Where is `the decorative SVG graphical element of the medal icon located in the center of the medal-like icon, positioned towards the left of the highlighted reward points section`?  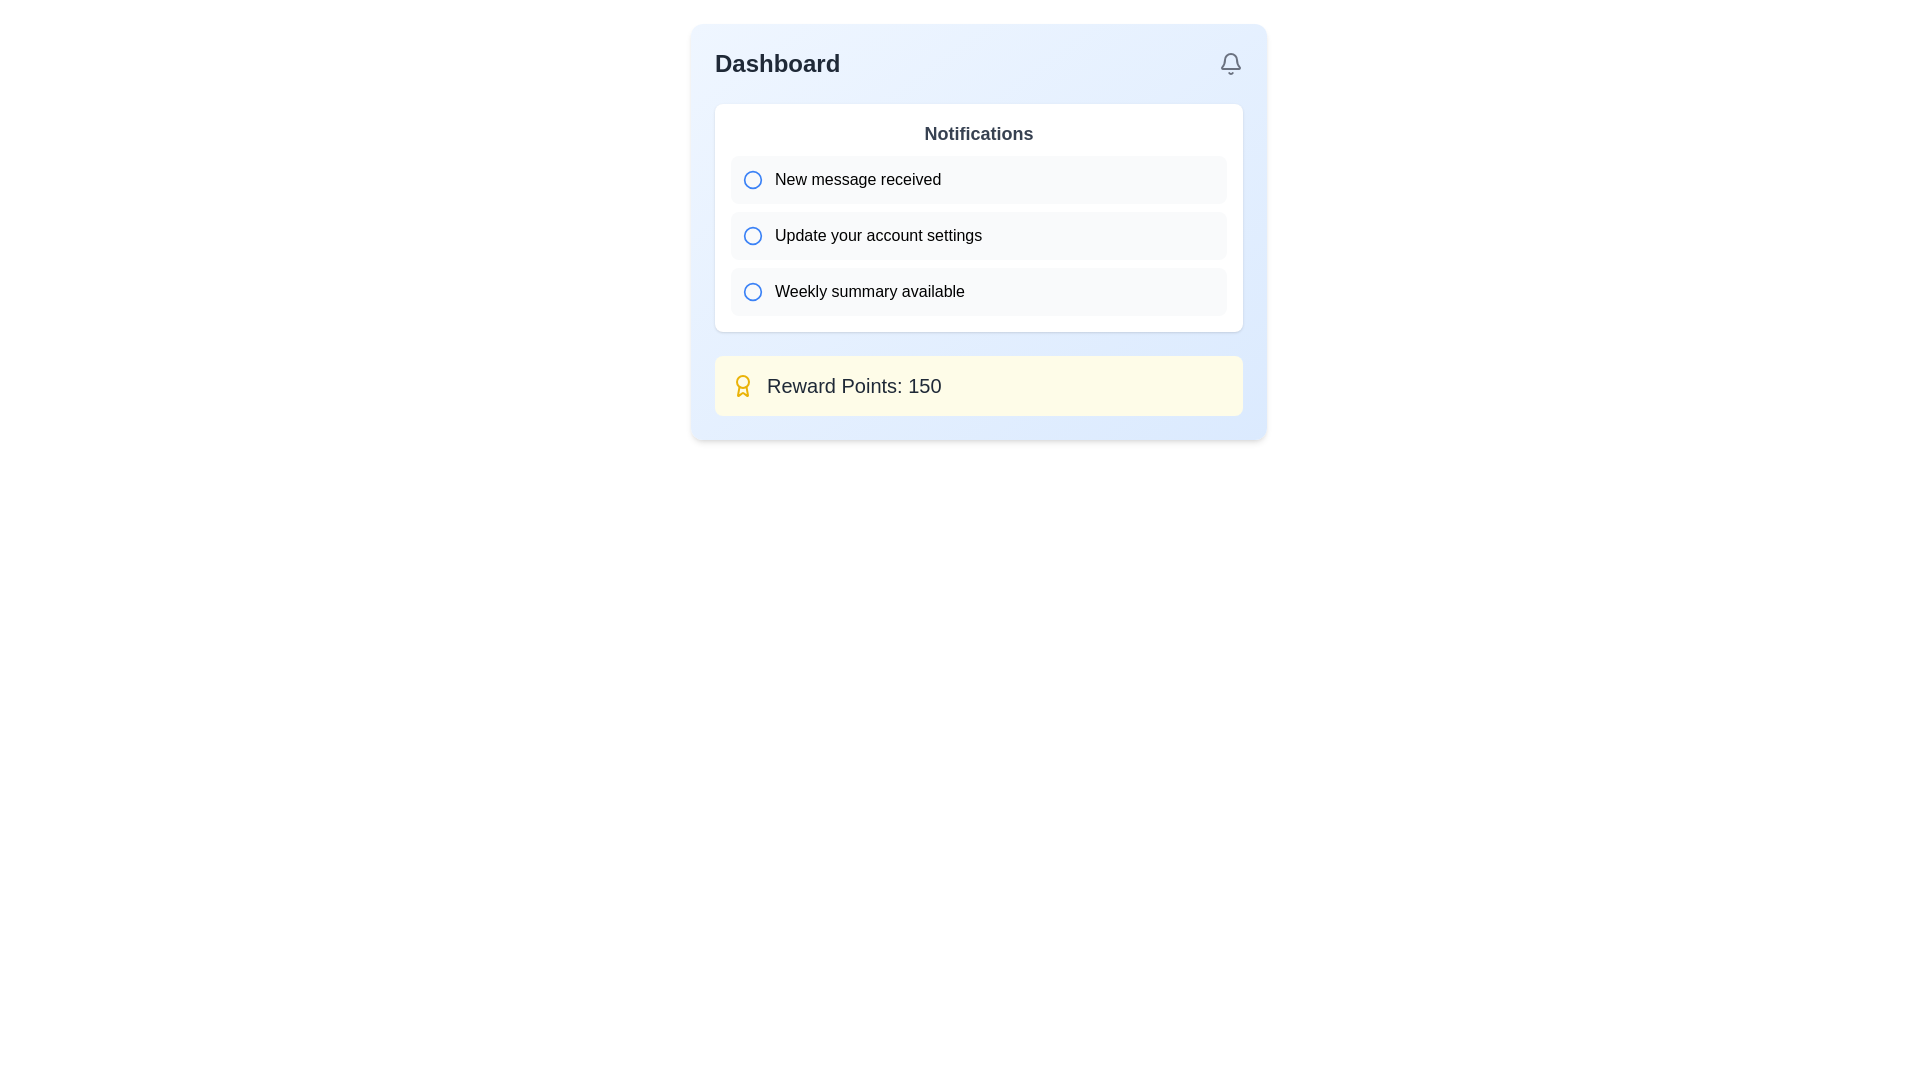 the decorative SVG graphical element of the medal icon located in the center of the medal-like icon, positioned towards the left of the highlighted reward points section is located at coordinates (742, 381).